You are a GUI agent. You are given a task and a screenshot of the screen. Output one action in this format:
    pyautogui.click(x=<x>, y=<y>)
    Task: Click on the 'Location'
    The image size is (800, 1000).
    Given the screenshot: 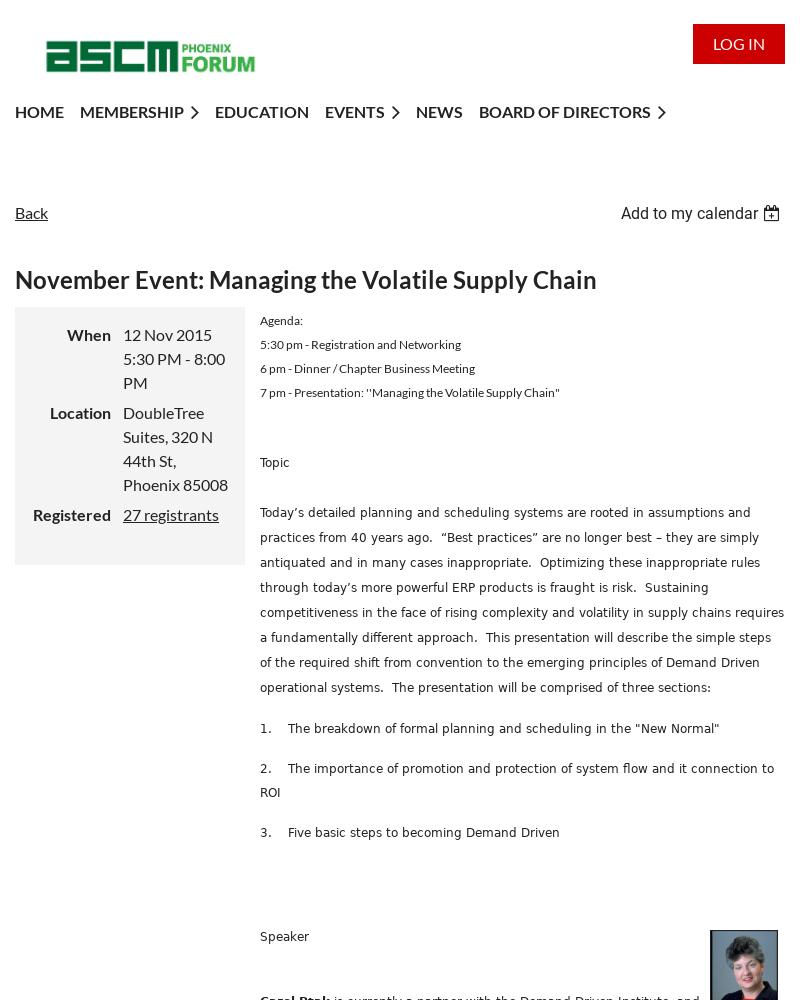 What is the action you would take?
    pyautogui.click(x=80, y=411)
    